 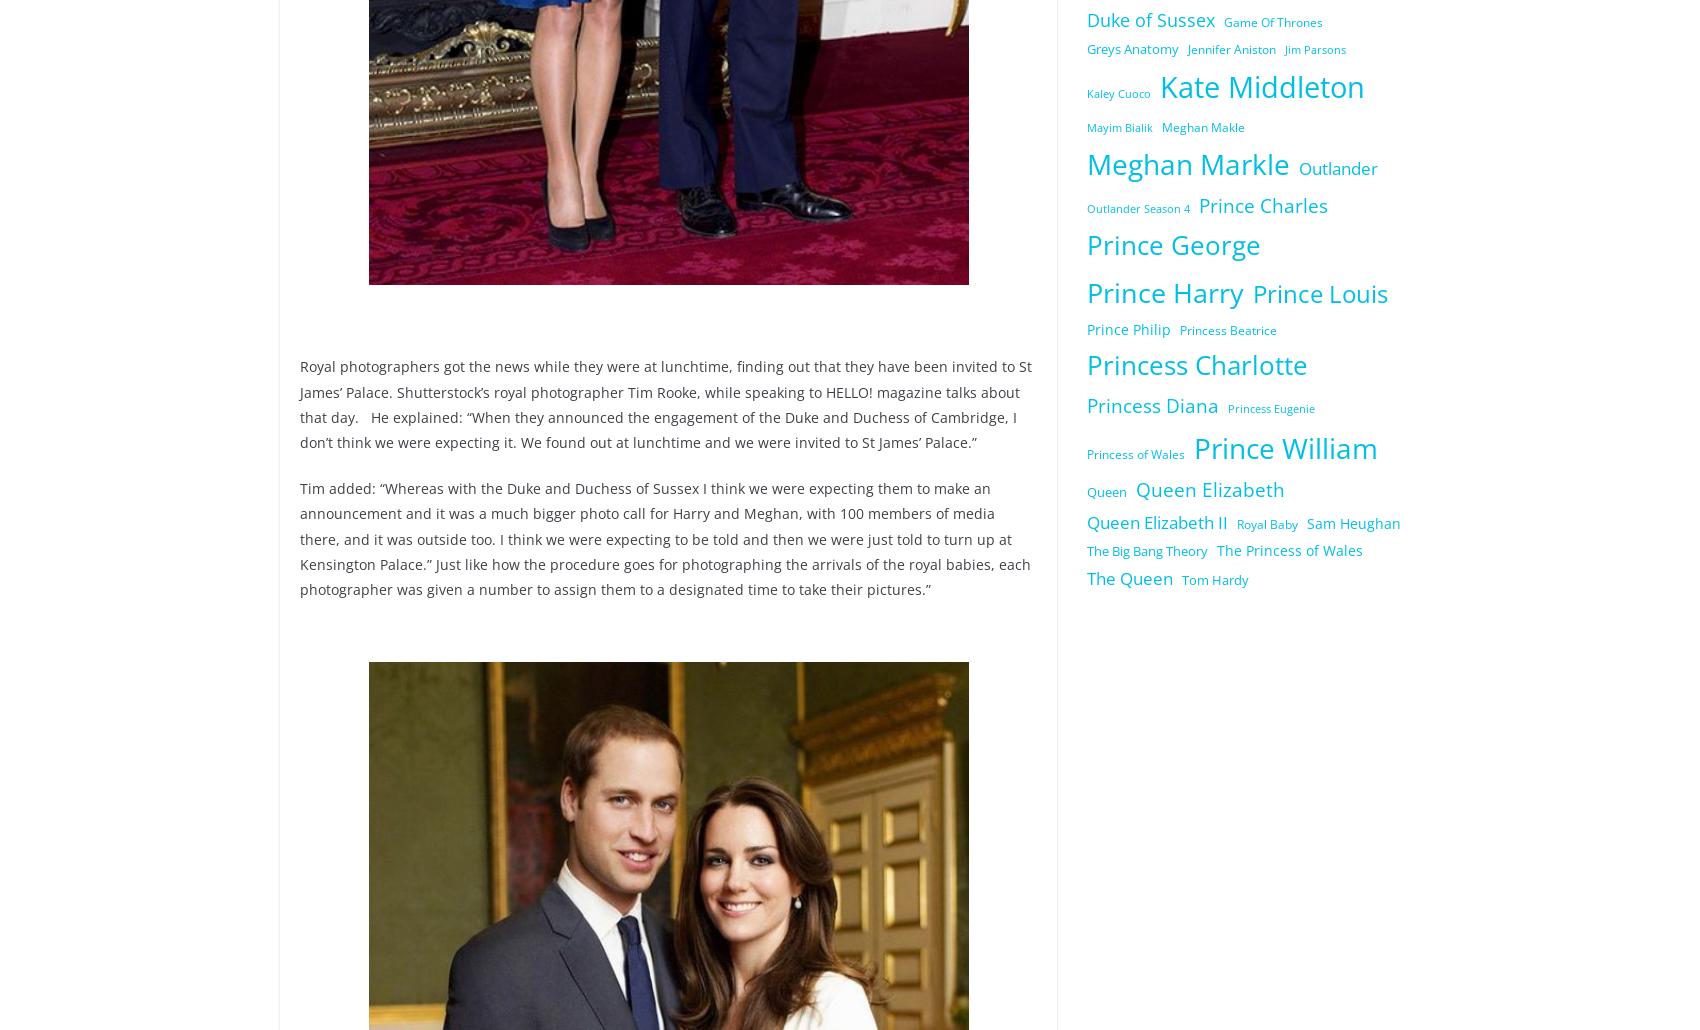 I want to click on 'Prince George', so click(x=1173, y=245).